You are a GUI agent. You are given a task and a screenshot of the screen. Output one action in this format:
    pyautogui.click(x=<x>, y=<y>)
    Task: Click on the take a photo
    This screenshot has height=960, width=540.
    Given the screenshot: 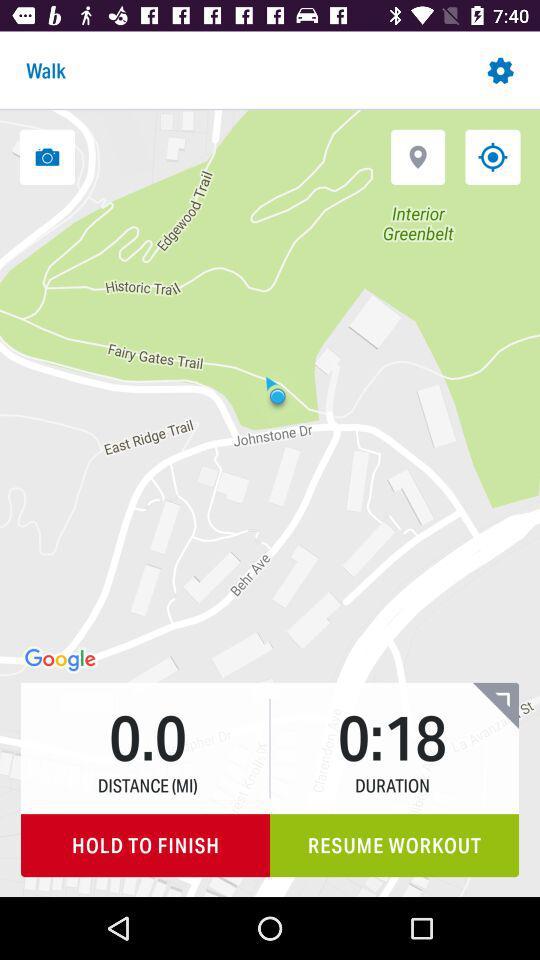 What is the action you would take?
    pyautogui.click(x=47, y=156)
    